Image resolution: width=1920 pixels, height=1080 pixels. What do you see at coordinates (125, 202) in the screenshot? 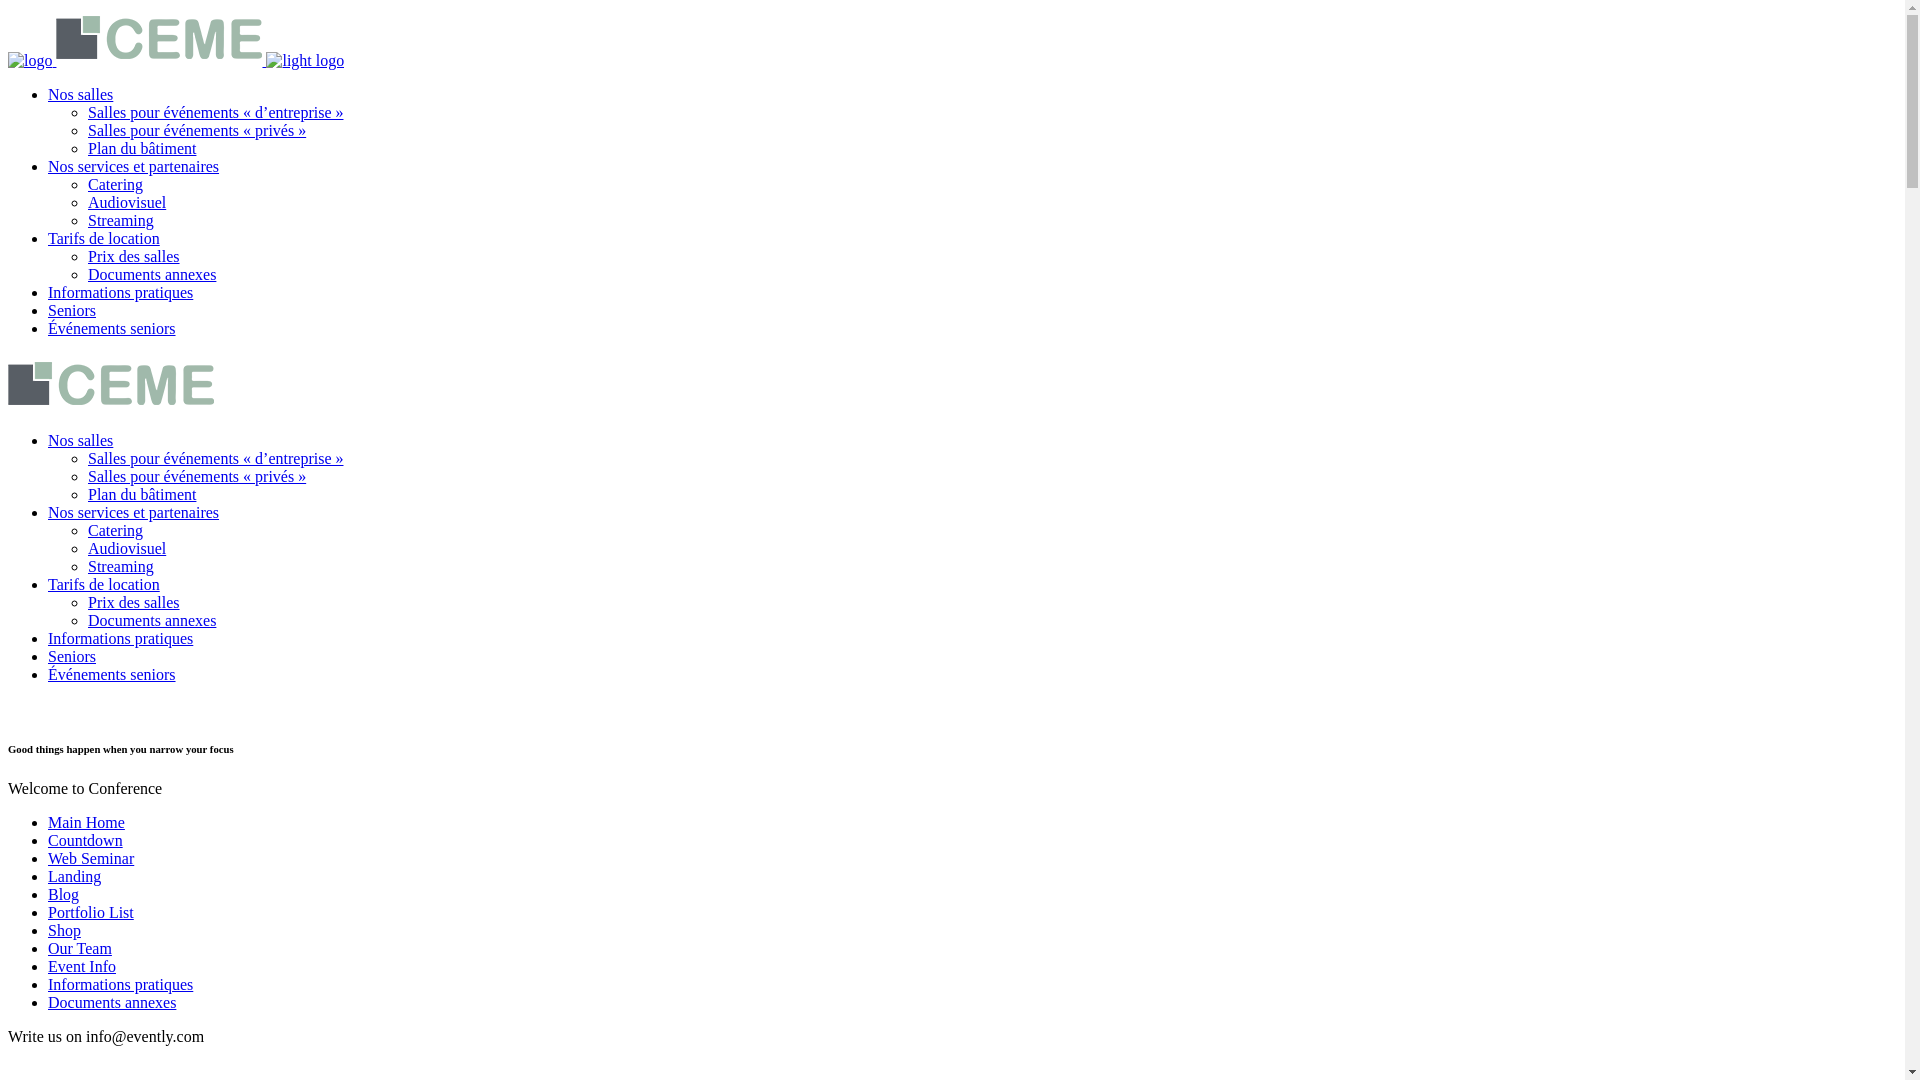
I see `'Audiovisuel'` at bounding box center [125, 202].